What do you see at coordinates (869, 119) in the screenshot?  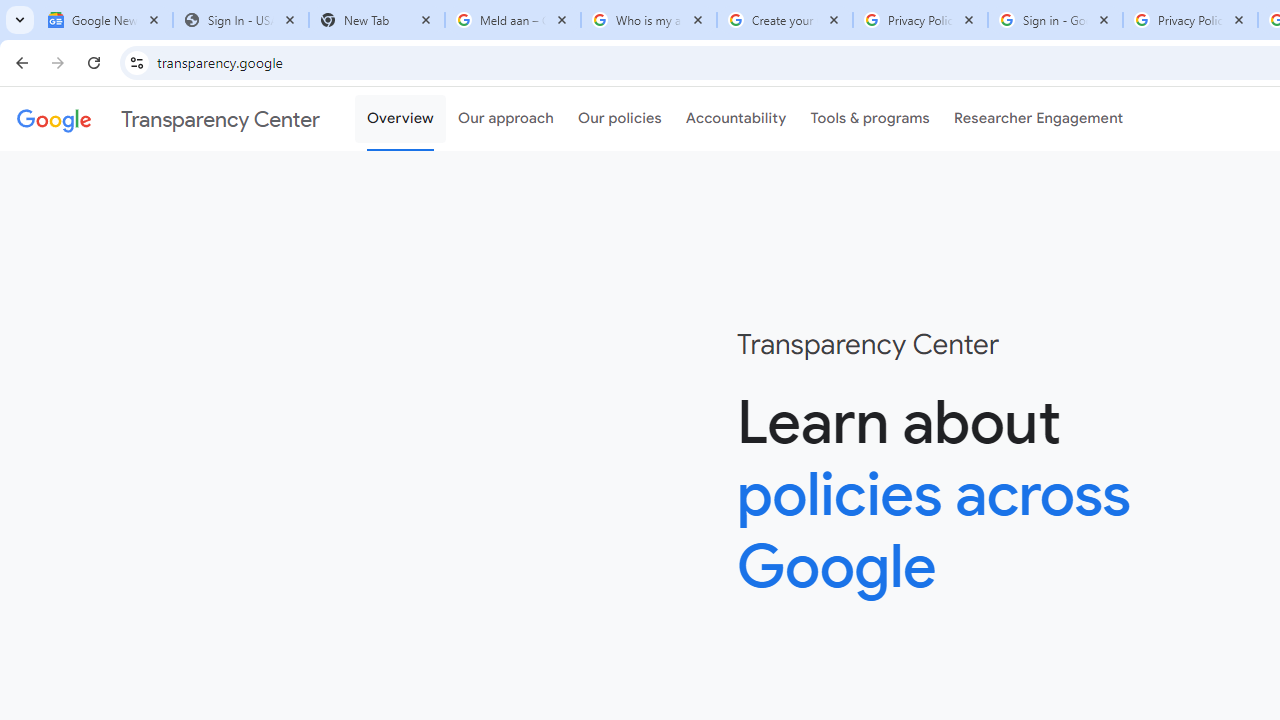 I see `'Tools & programs'` at bounding box center [869, 119].